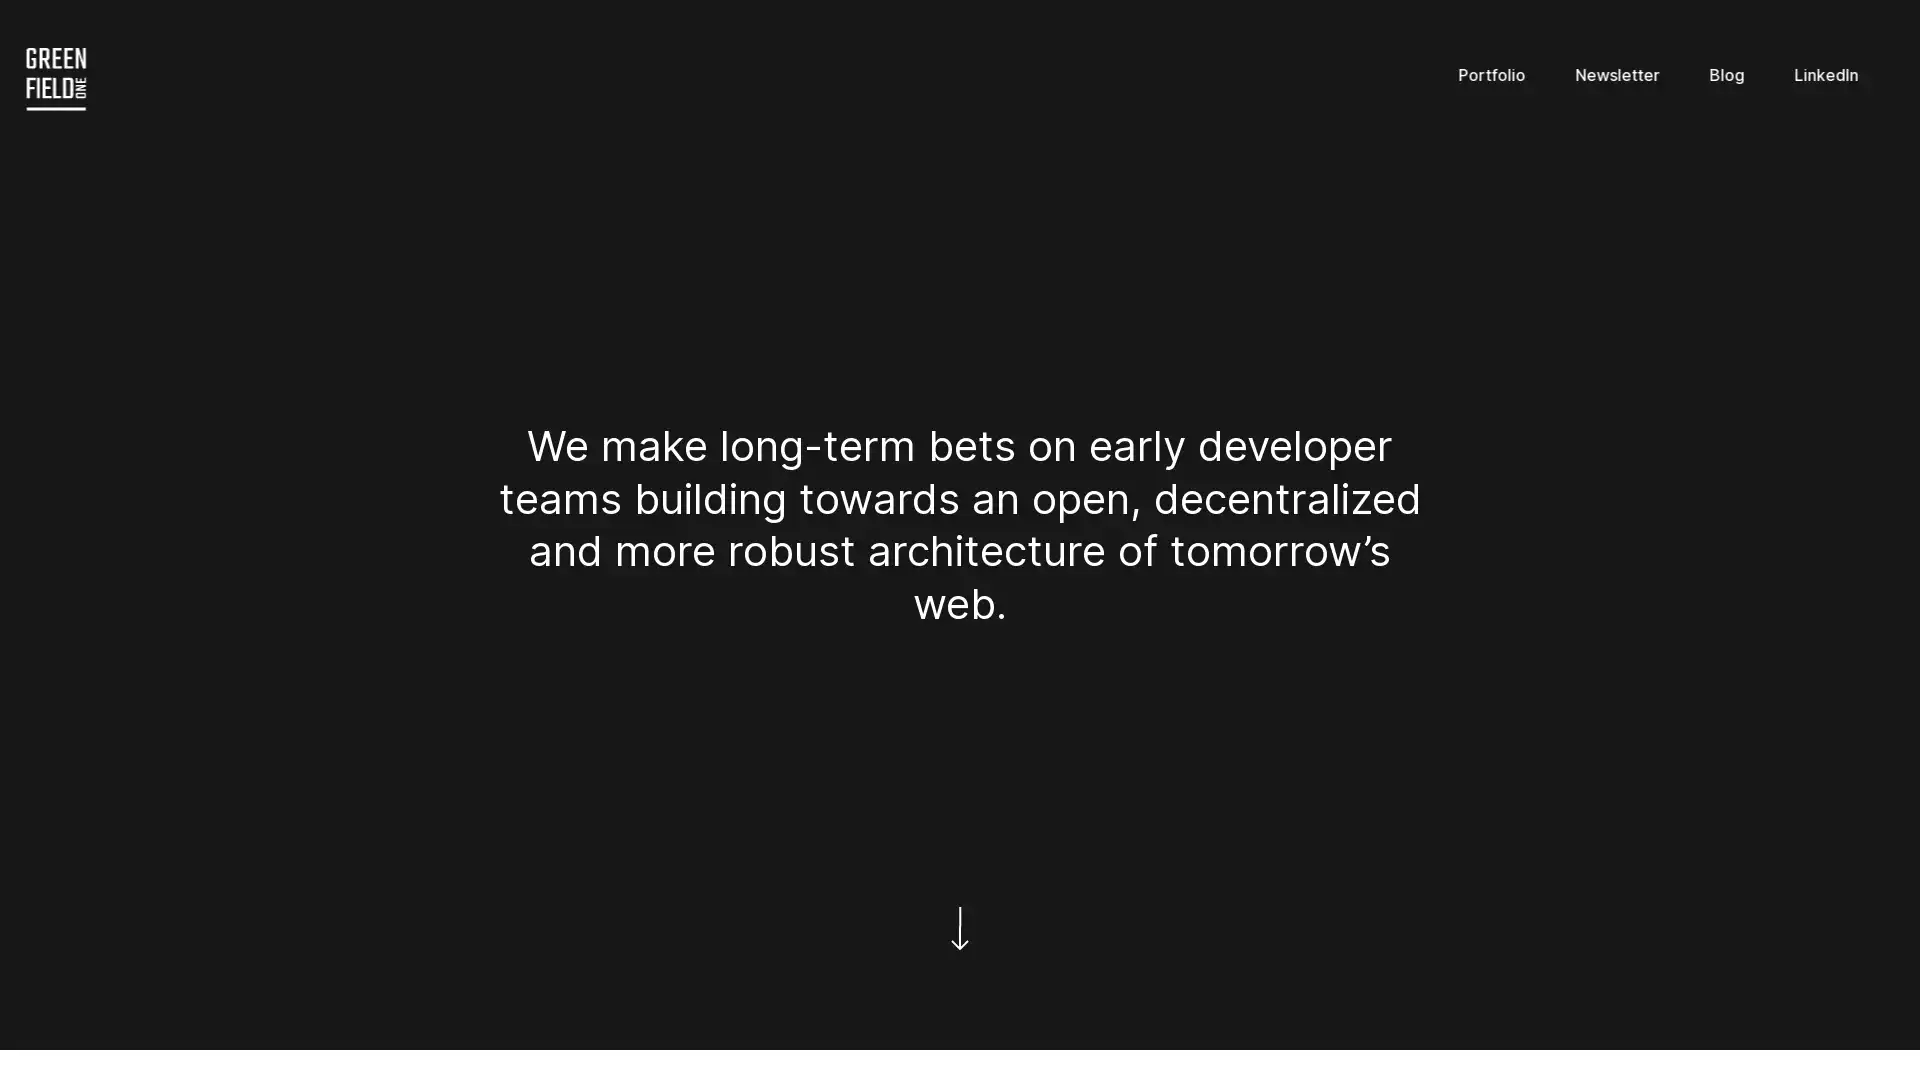 The height and width of the screenshot is (1080, 1920). I want to click on Scroll down, so click(958, 928).